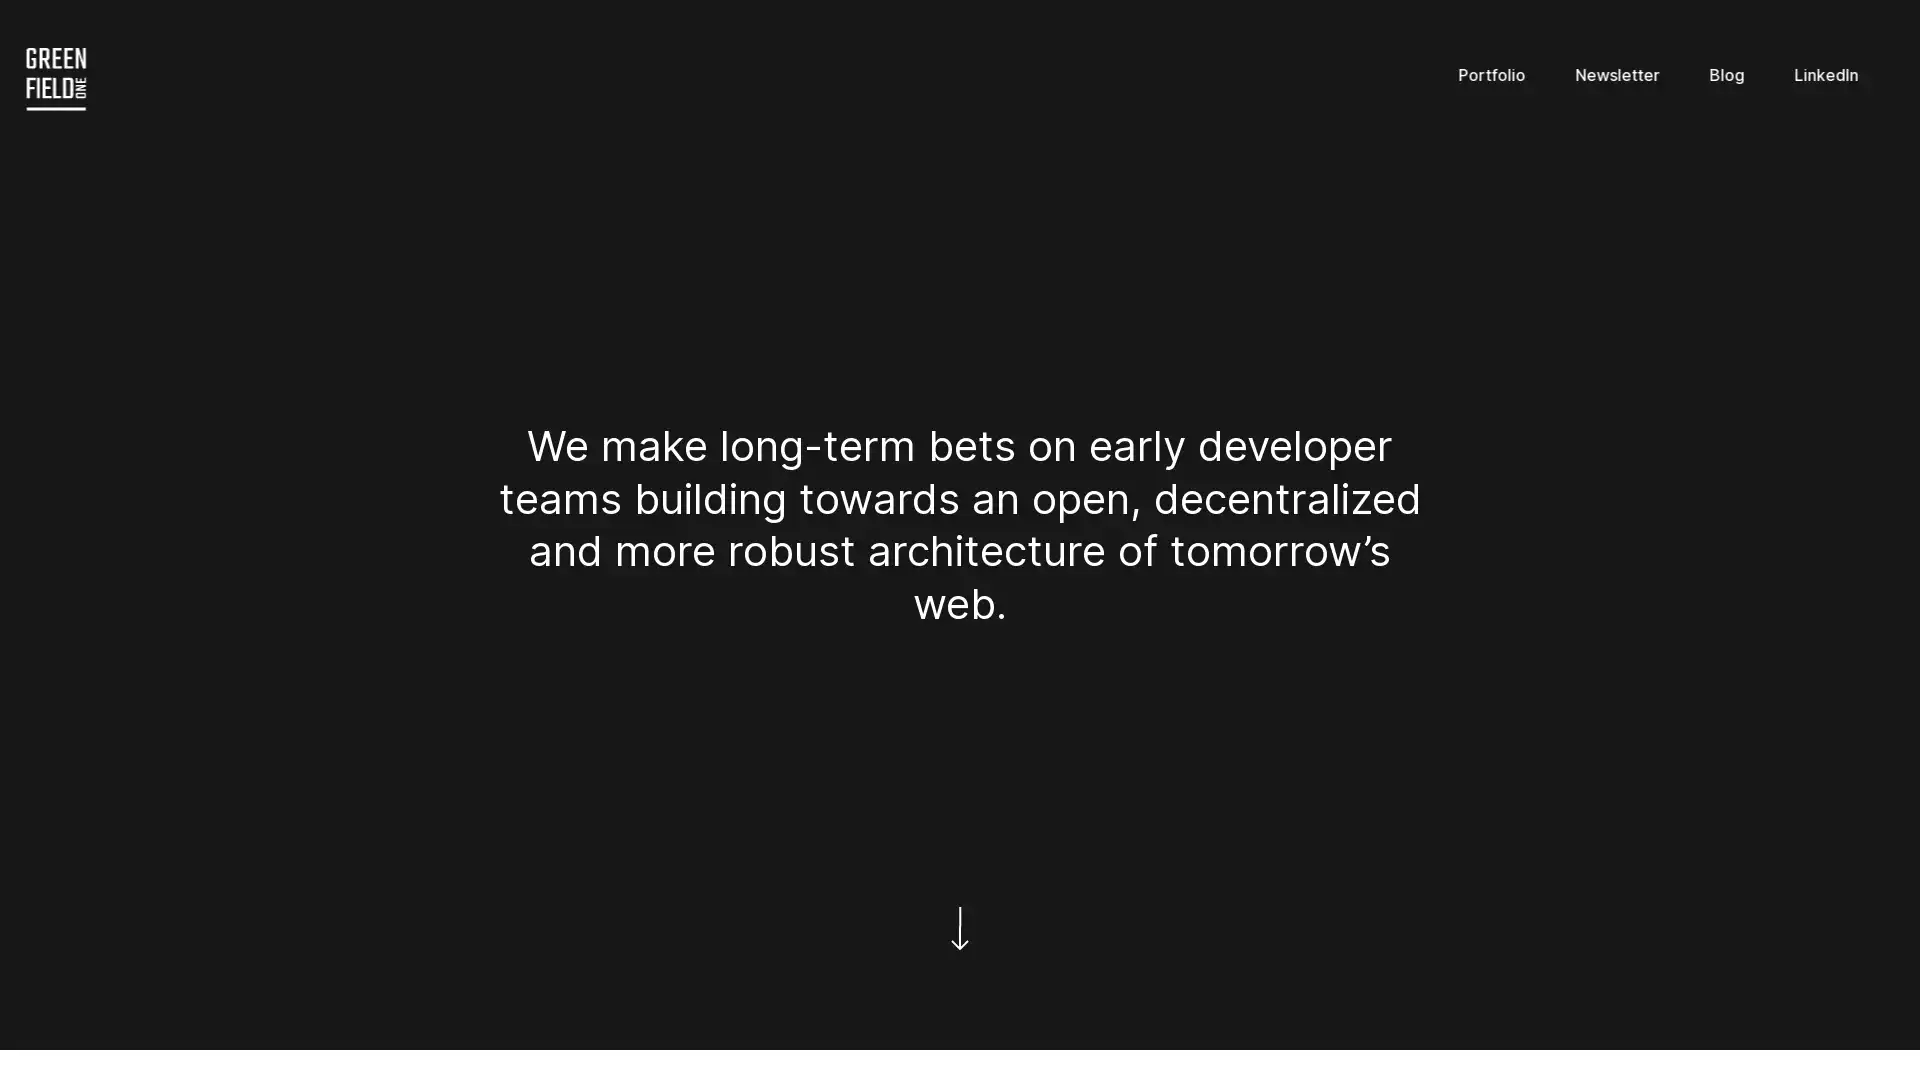 The height and width of the screenshot is (1080, 1920). I want to click on Scroll down, so click(958, 928).